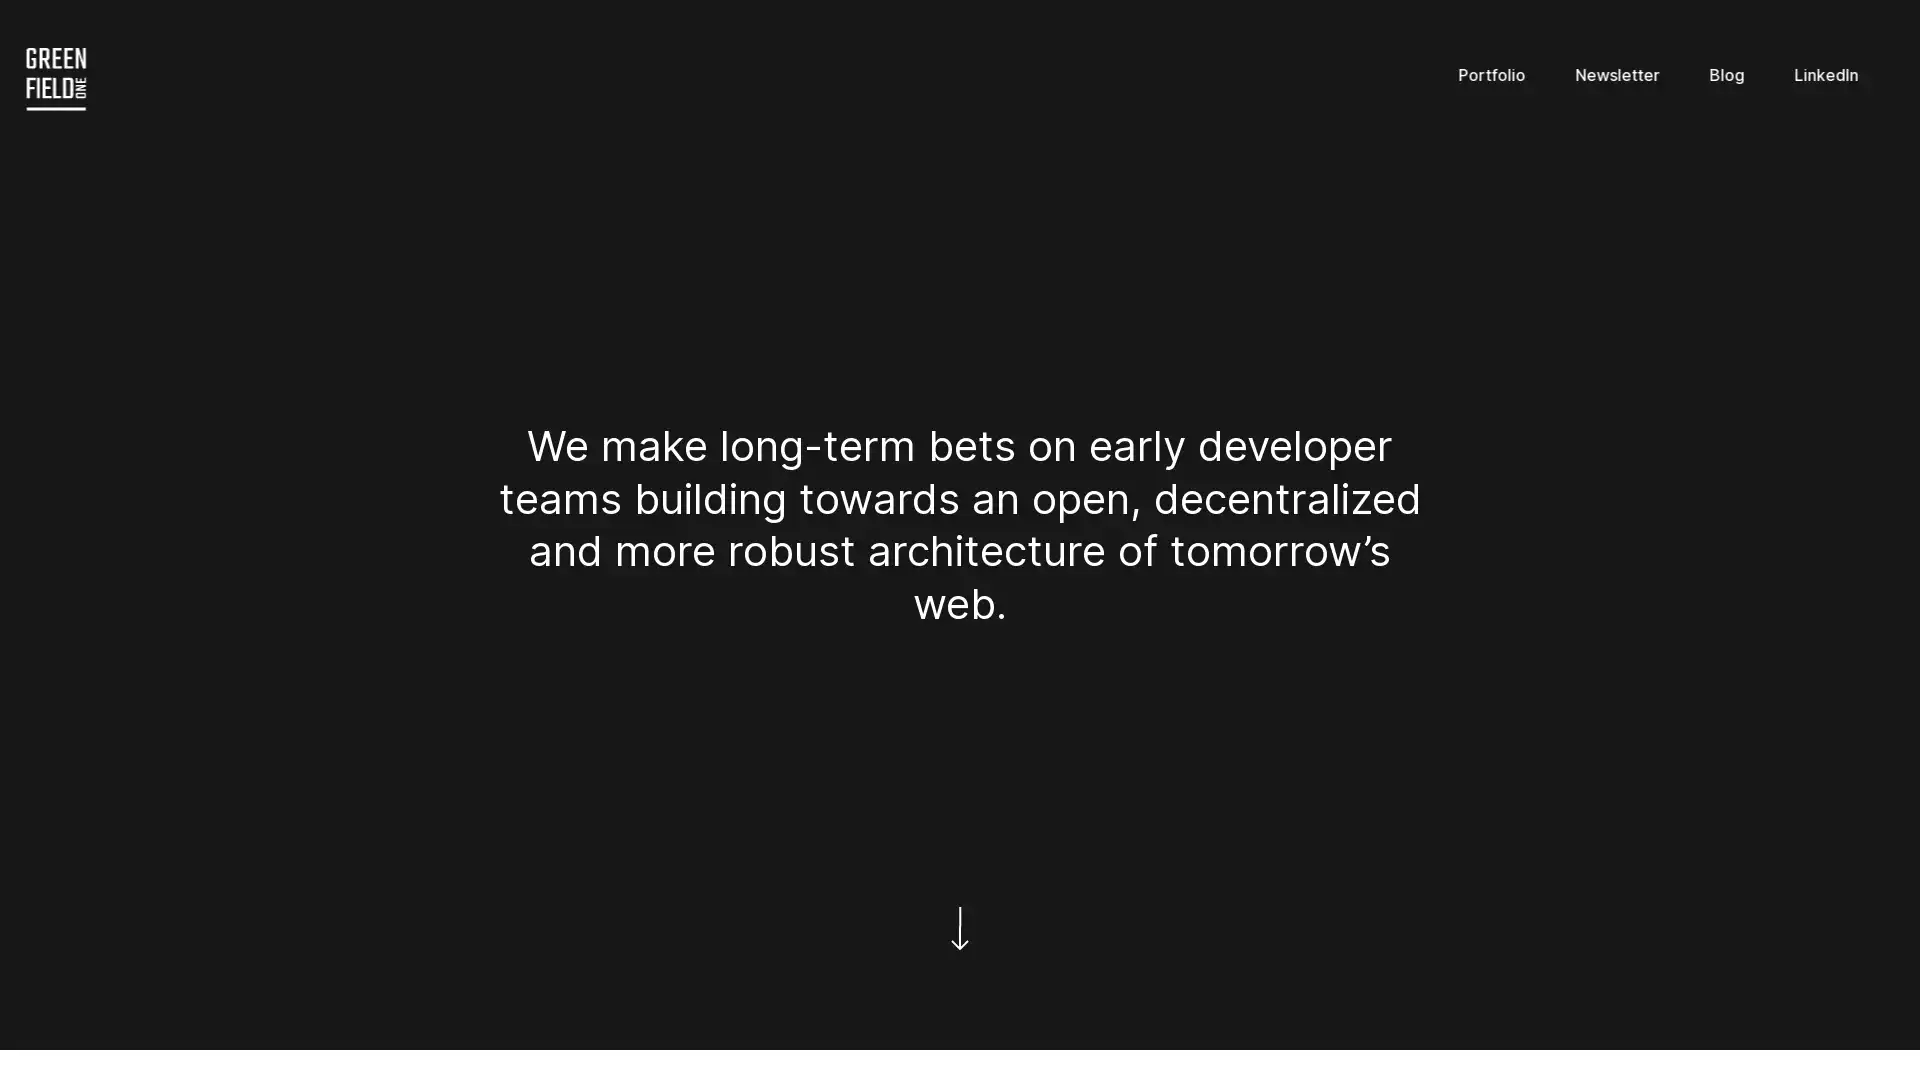 The height and width of the screenshot is (1080, 1920). I want to click on Scroll down, so click(958, 928).